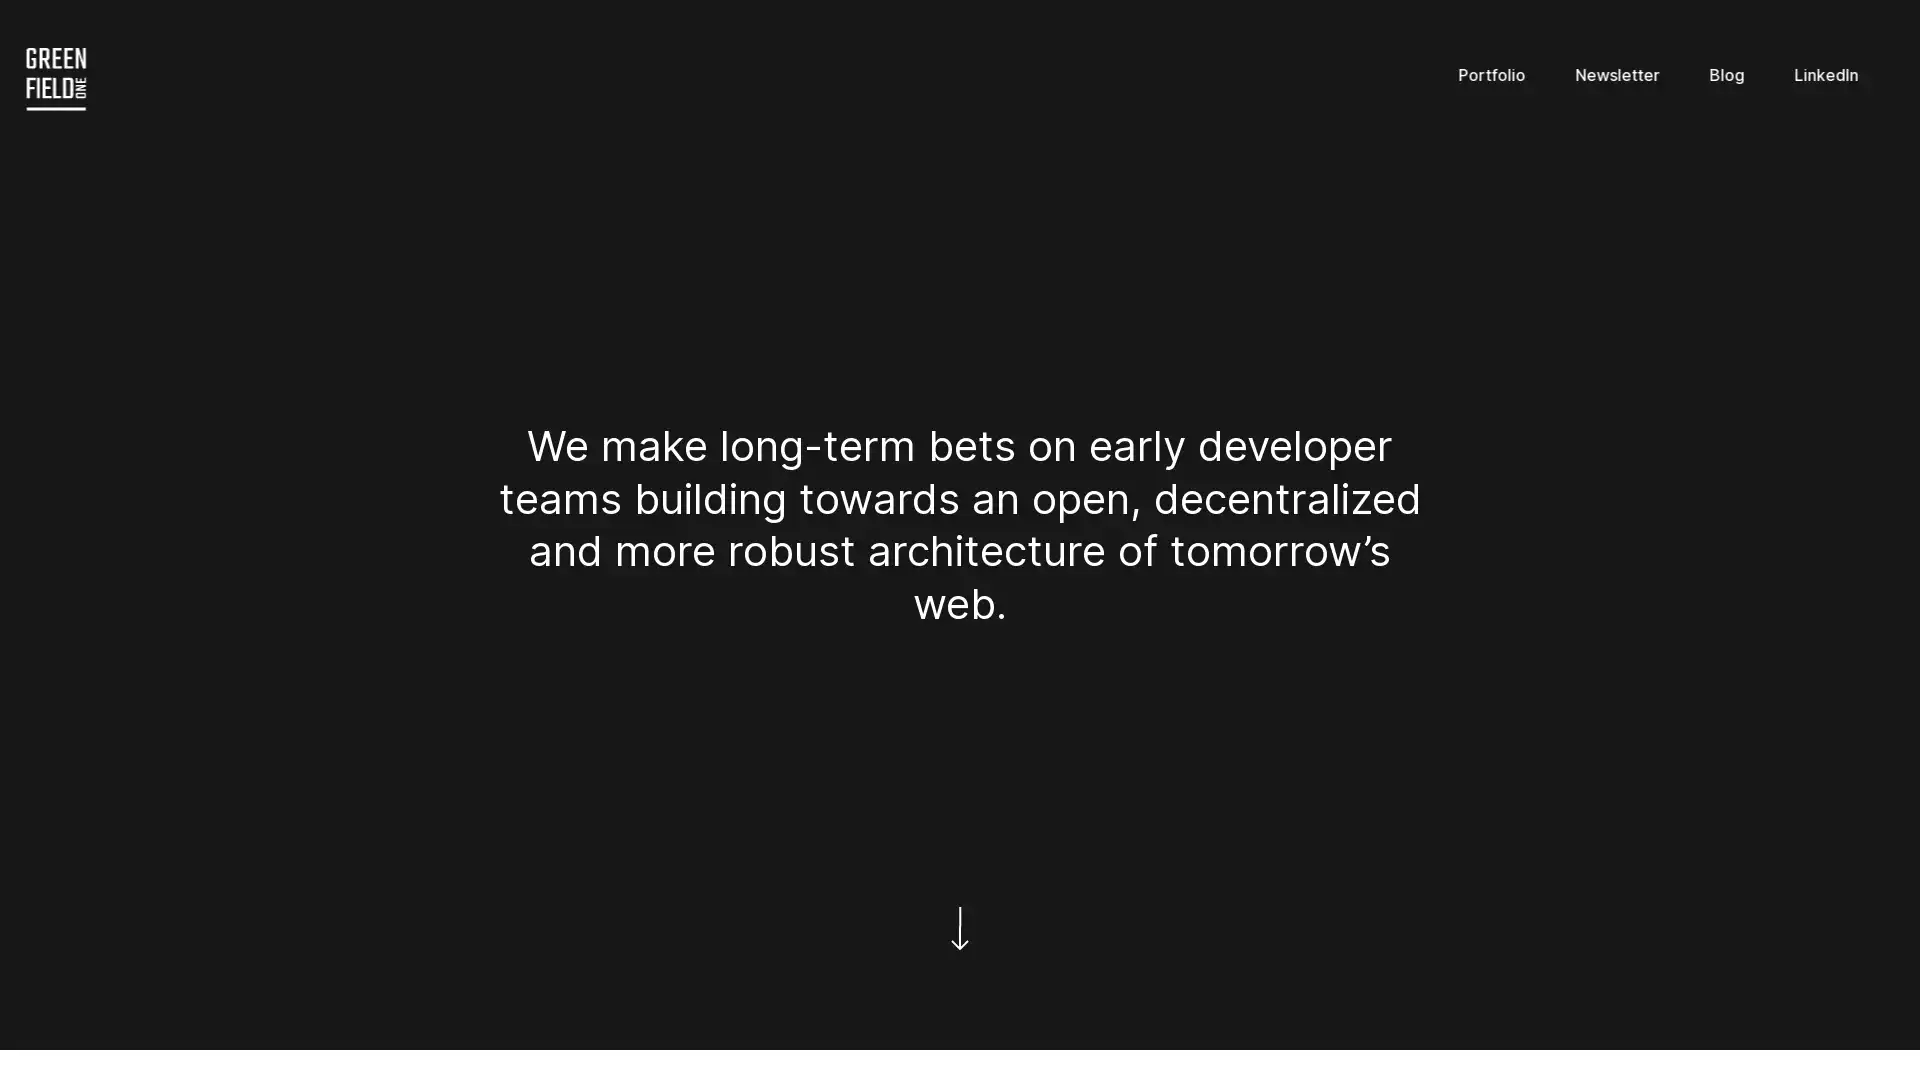 The height and width of the screenshot is (1080, 1920). I want to click on Scroll down, so click(958, 928).